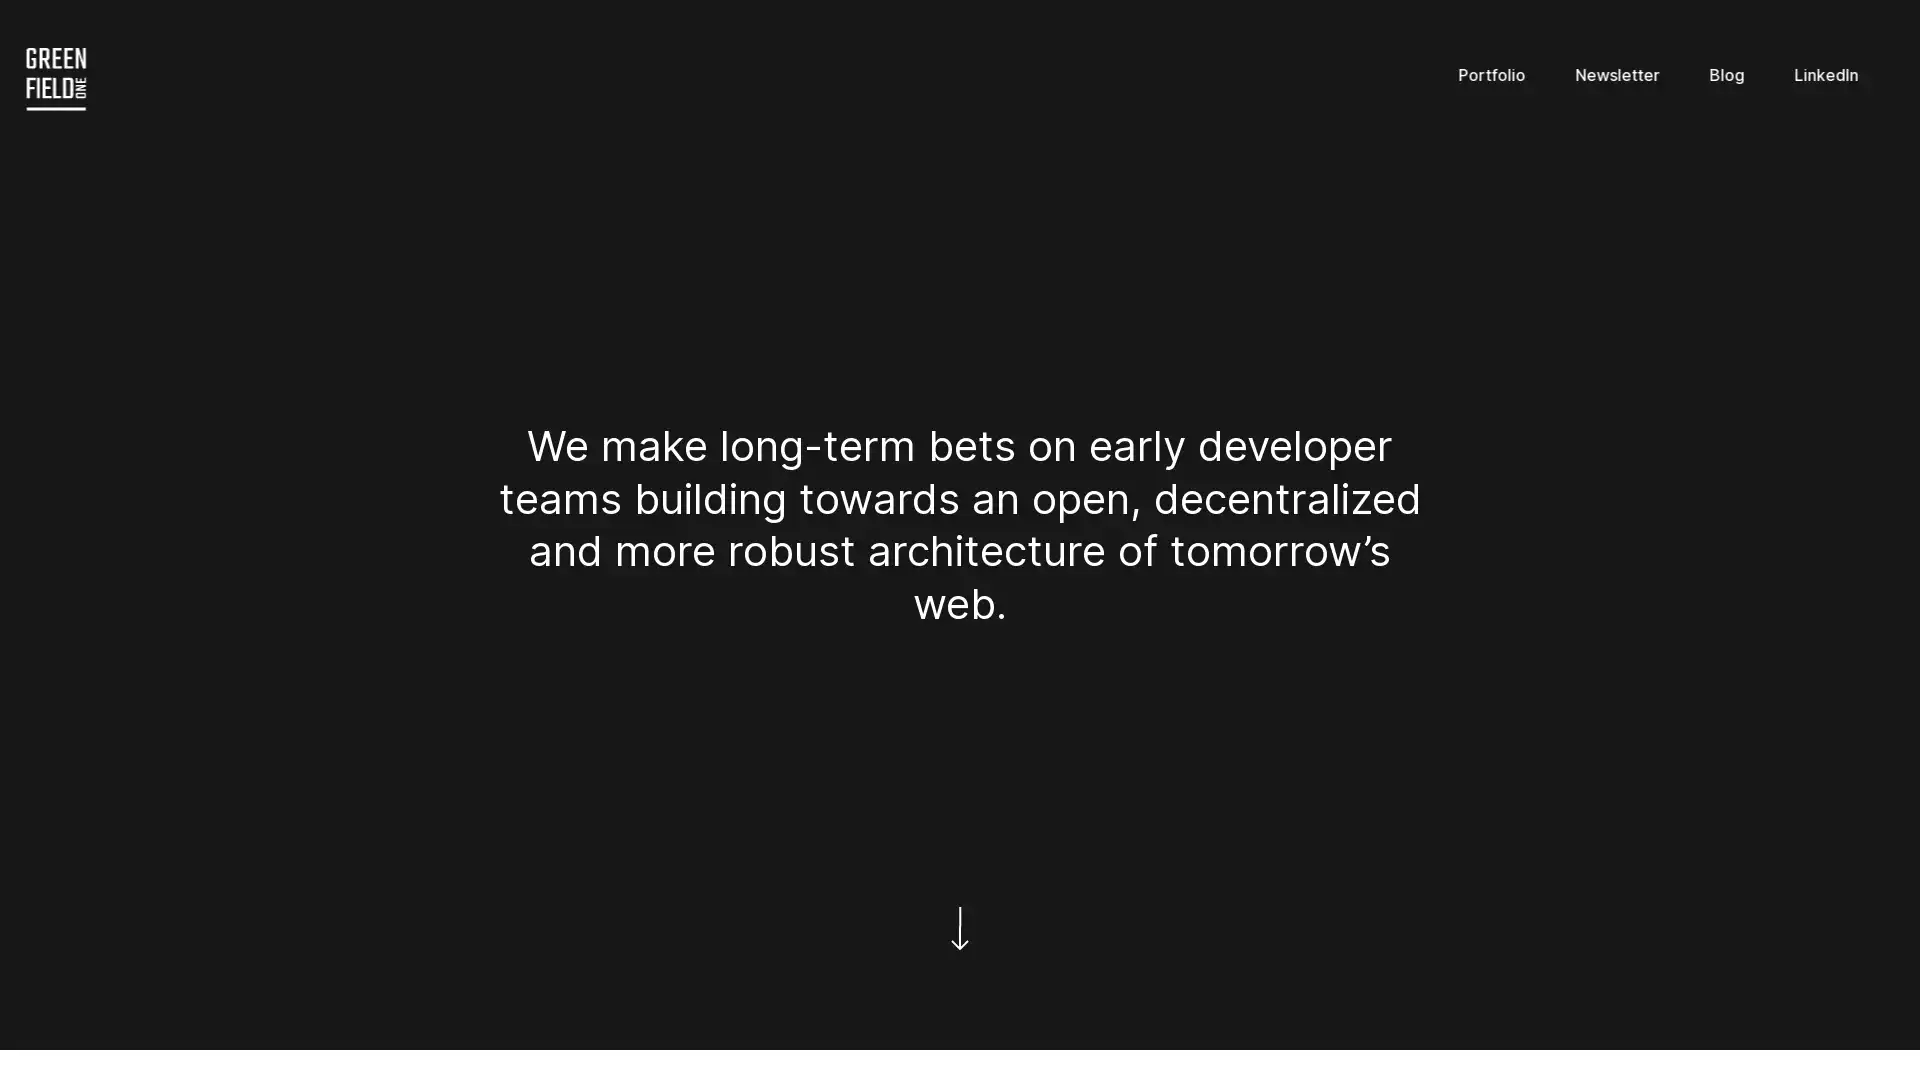 The height and width of the screenshot is (1080, 1920). I want to click on Scroll down, so click(958, 928).